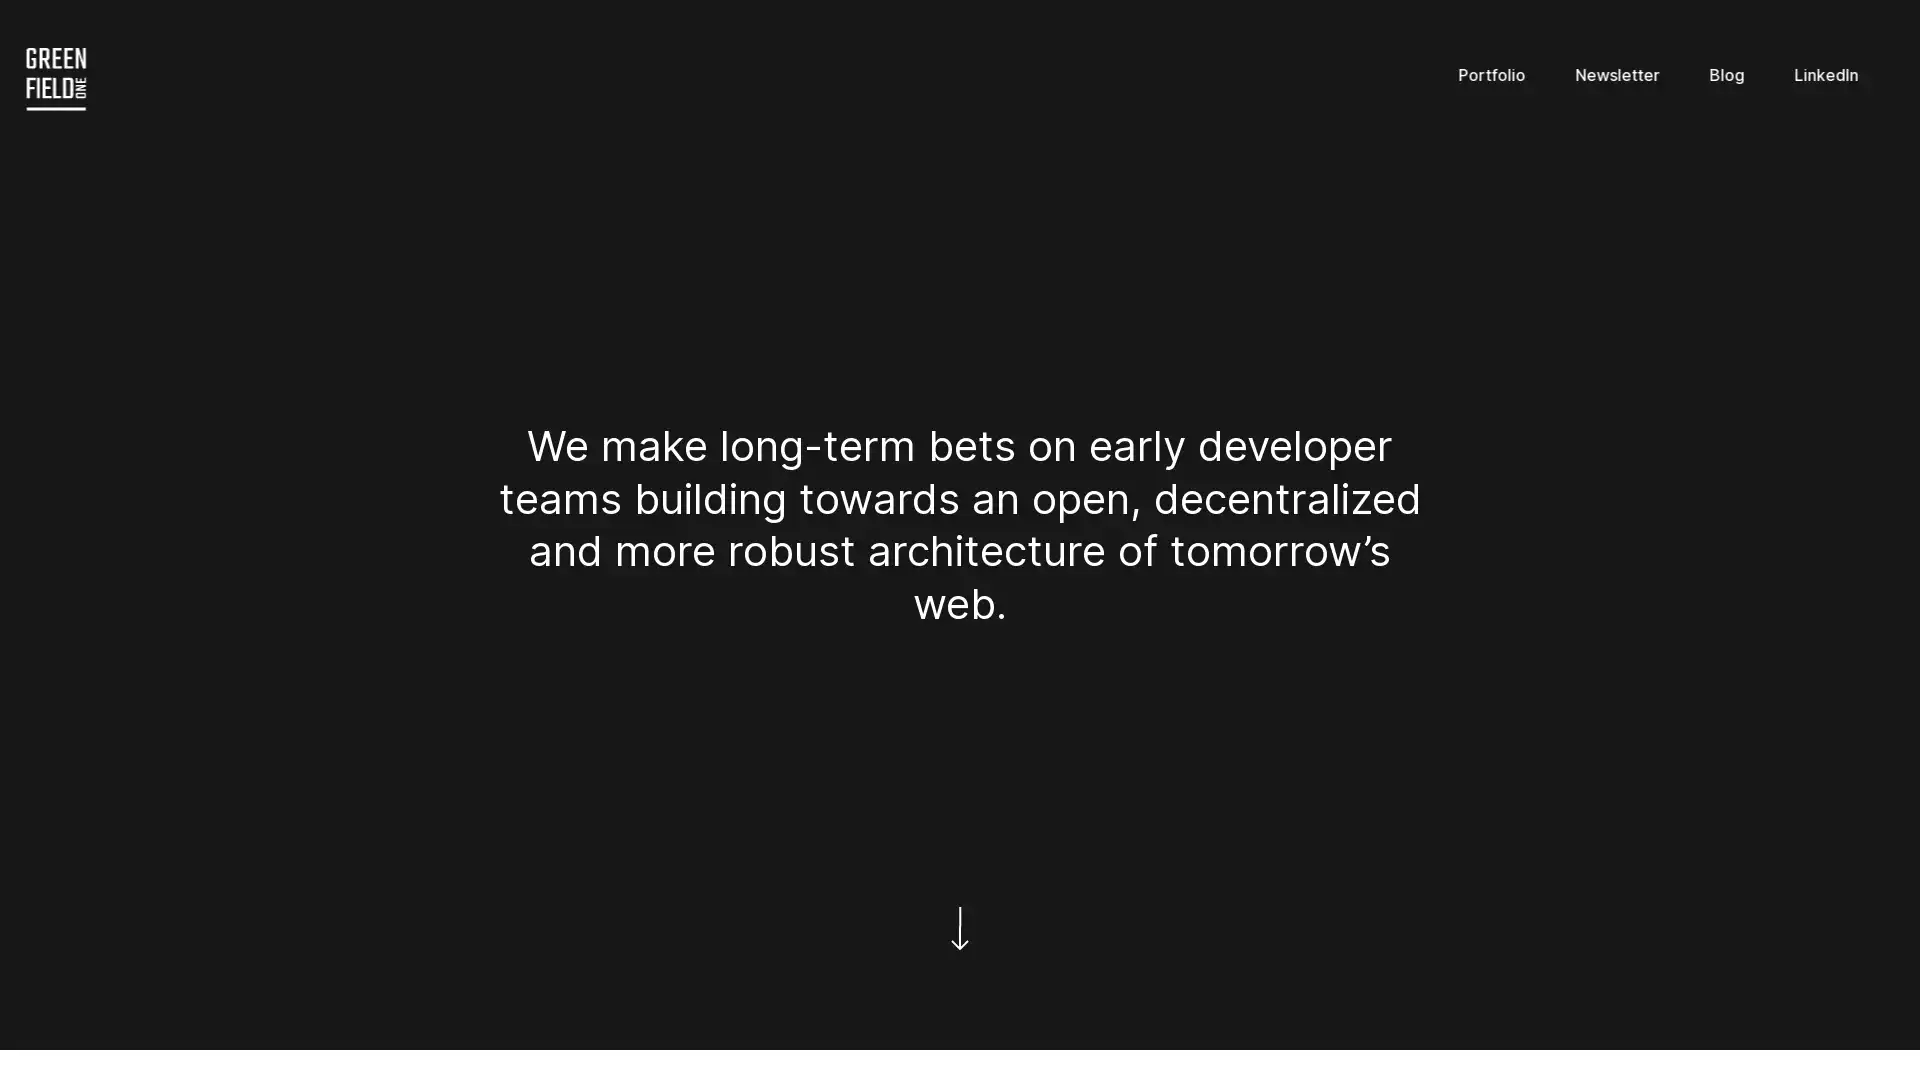 The height and width of the screenshot is (1080, 1920). I want to click on Scroll down, so click(958, 928).